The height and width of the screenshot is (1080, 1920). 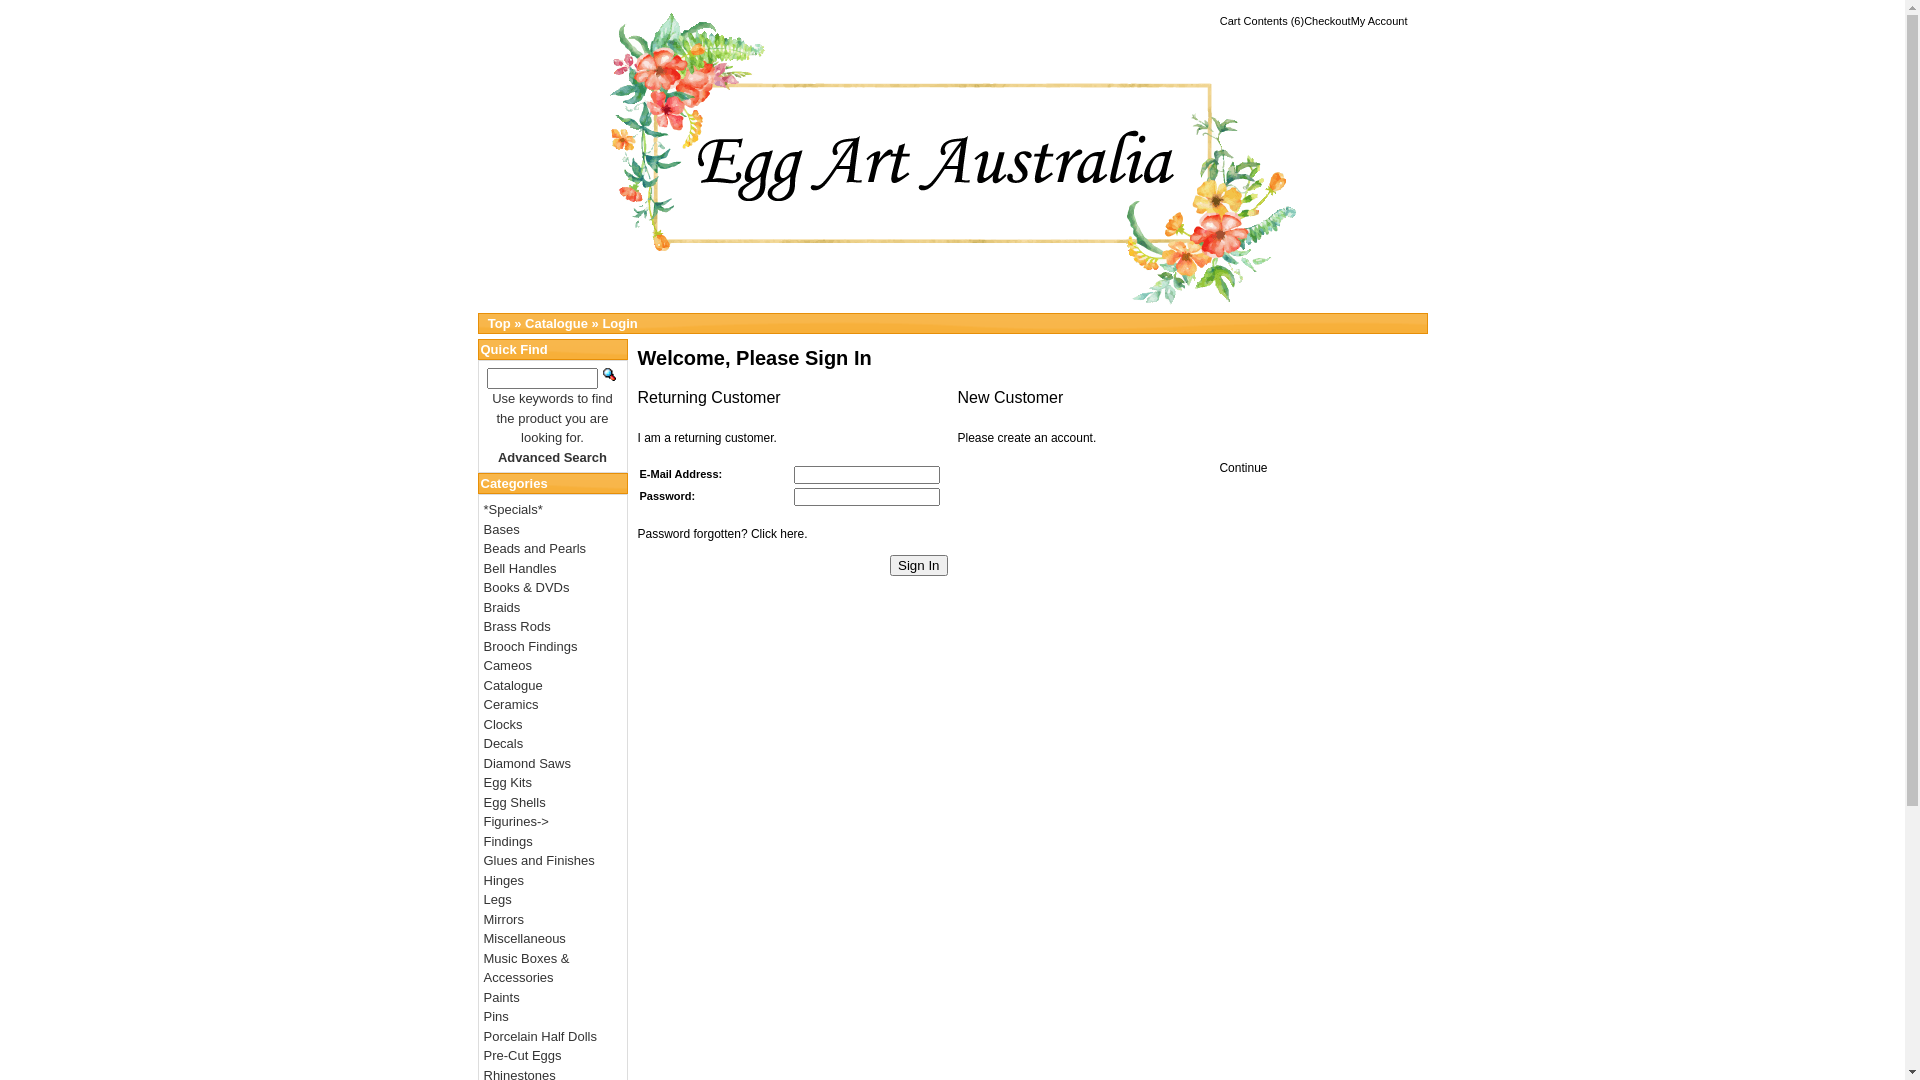 What do you see at coordinates (1326, 20) in the screenshot?
I see `'Checkout'` at bounding box center [1326, 20].